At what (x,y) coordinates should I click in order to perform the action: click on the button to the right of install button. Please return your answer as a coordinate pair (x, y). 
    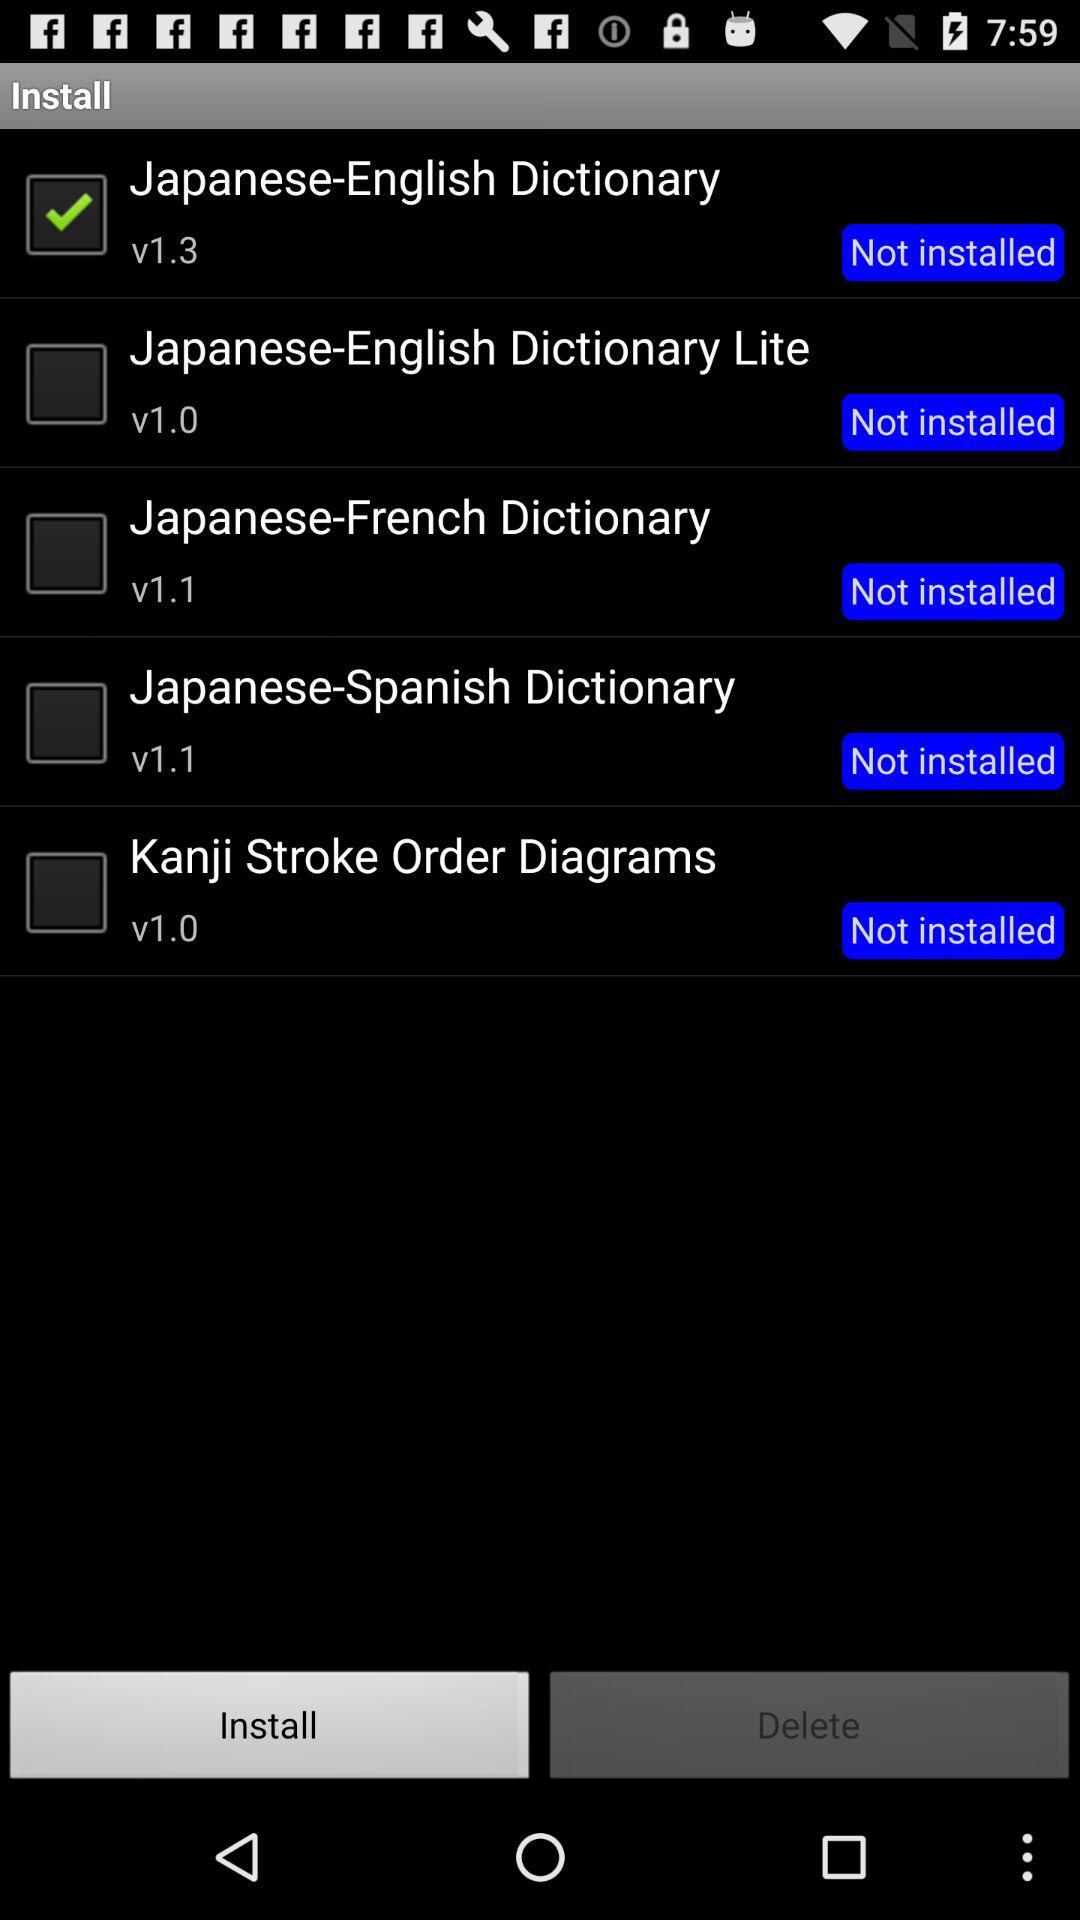
    Looking at the image, I should click on (810, 1730).